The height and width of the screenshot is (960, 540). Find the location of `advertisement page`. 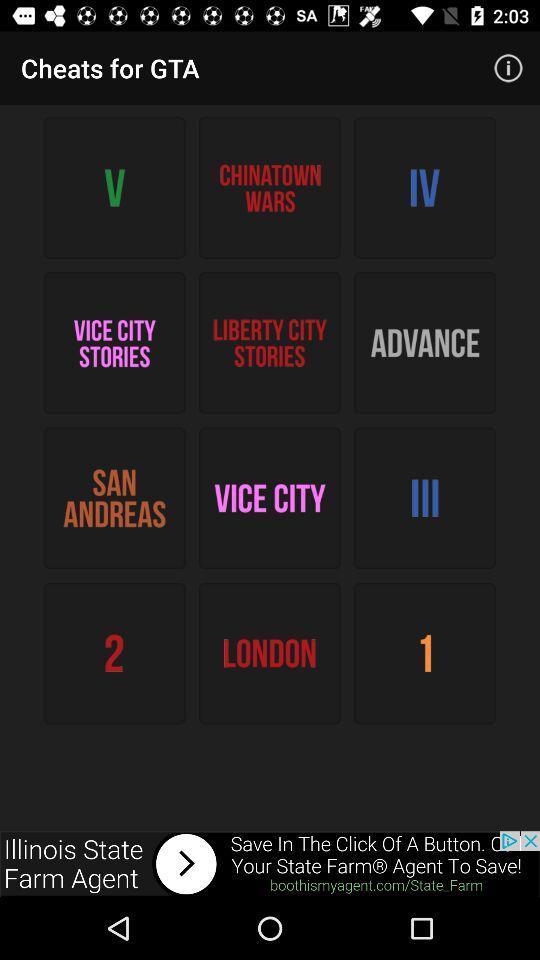

advertisement page is located at coordinates (270, 863).